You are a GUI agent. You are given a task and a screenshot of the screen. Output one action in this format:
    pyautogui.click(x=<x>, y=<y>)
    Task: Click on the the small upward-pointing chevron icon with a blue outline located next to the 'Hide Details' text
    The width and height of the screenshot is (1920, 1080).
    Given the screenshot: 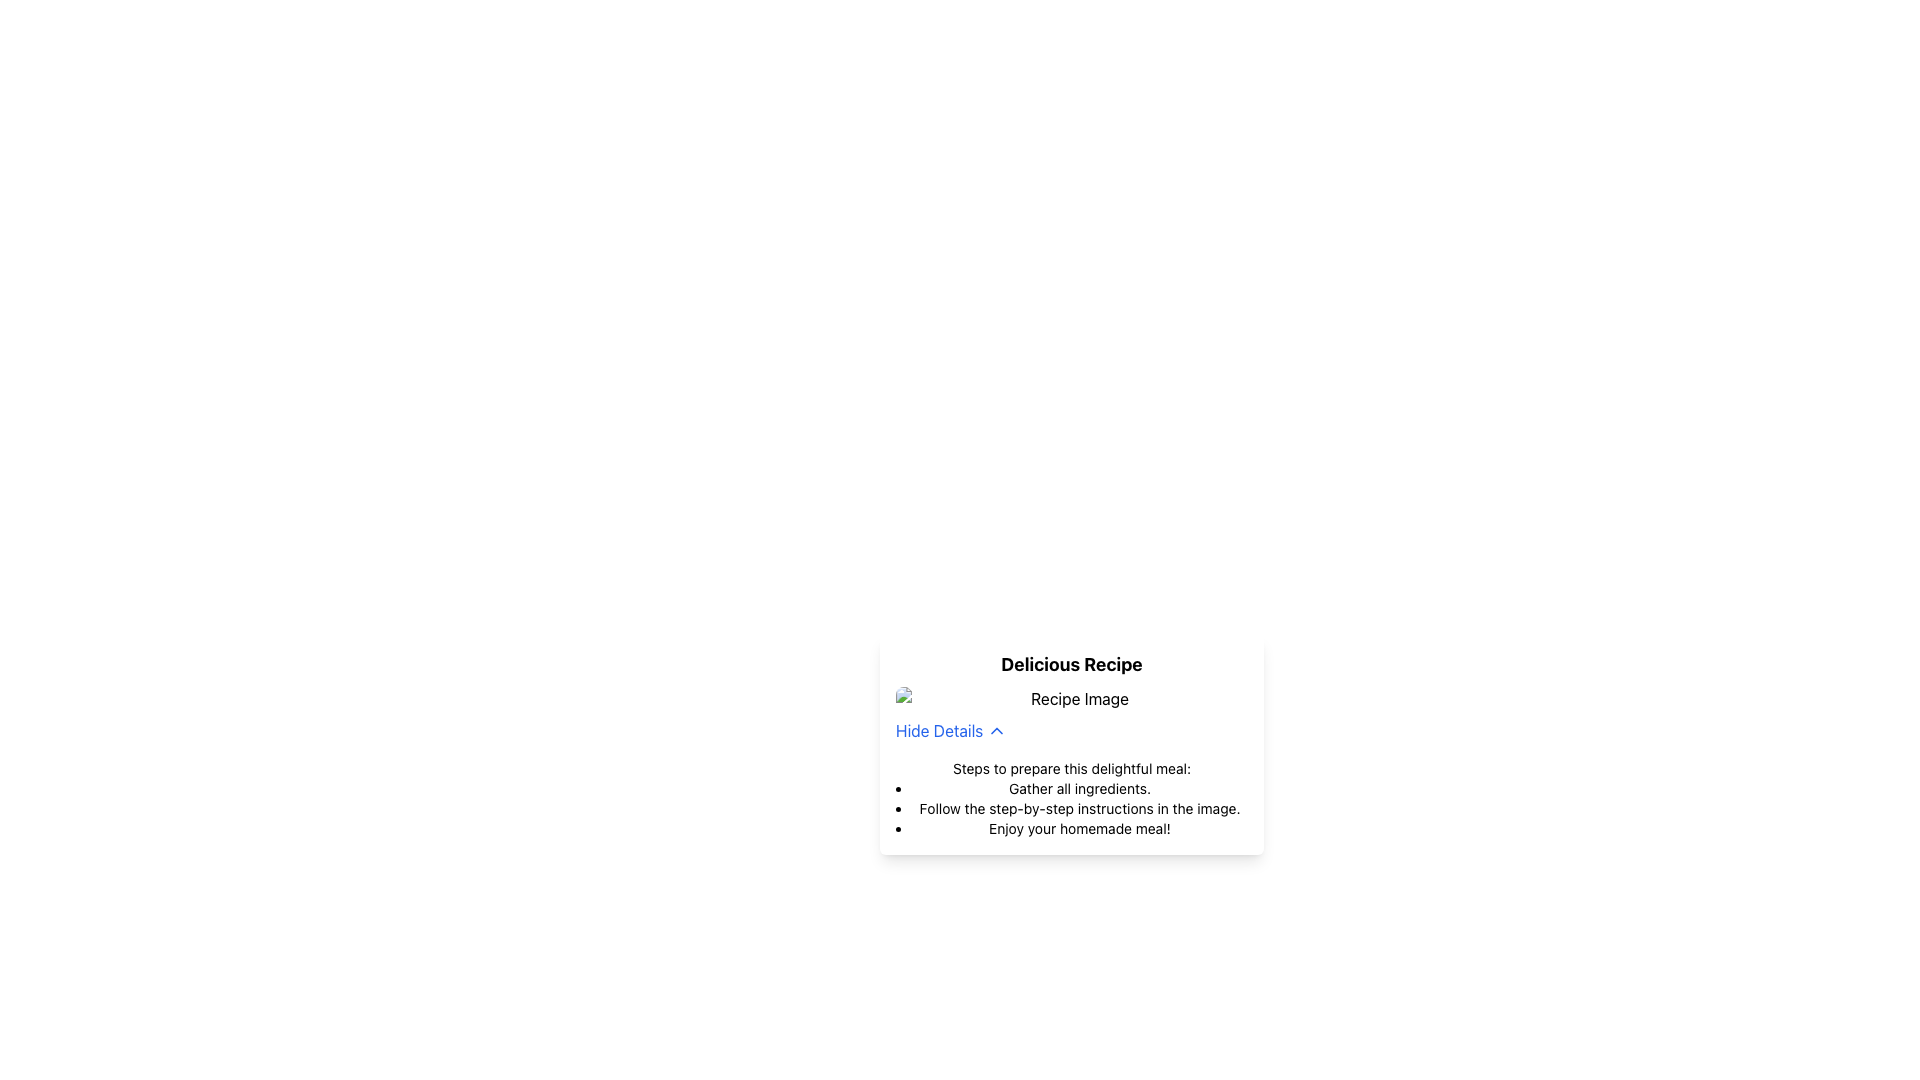 What is the action you would take?
    pyautogui.click(x=997, y=731)
    